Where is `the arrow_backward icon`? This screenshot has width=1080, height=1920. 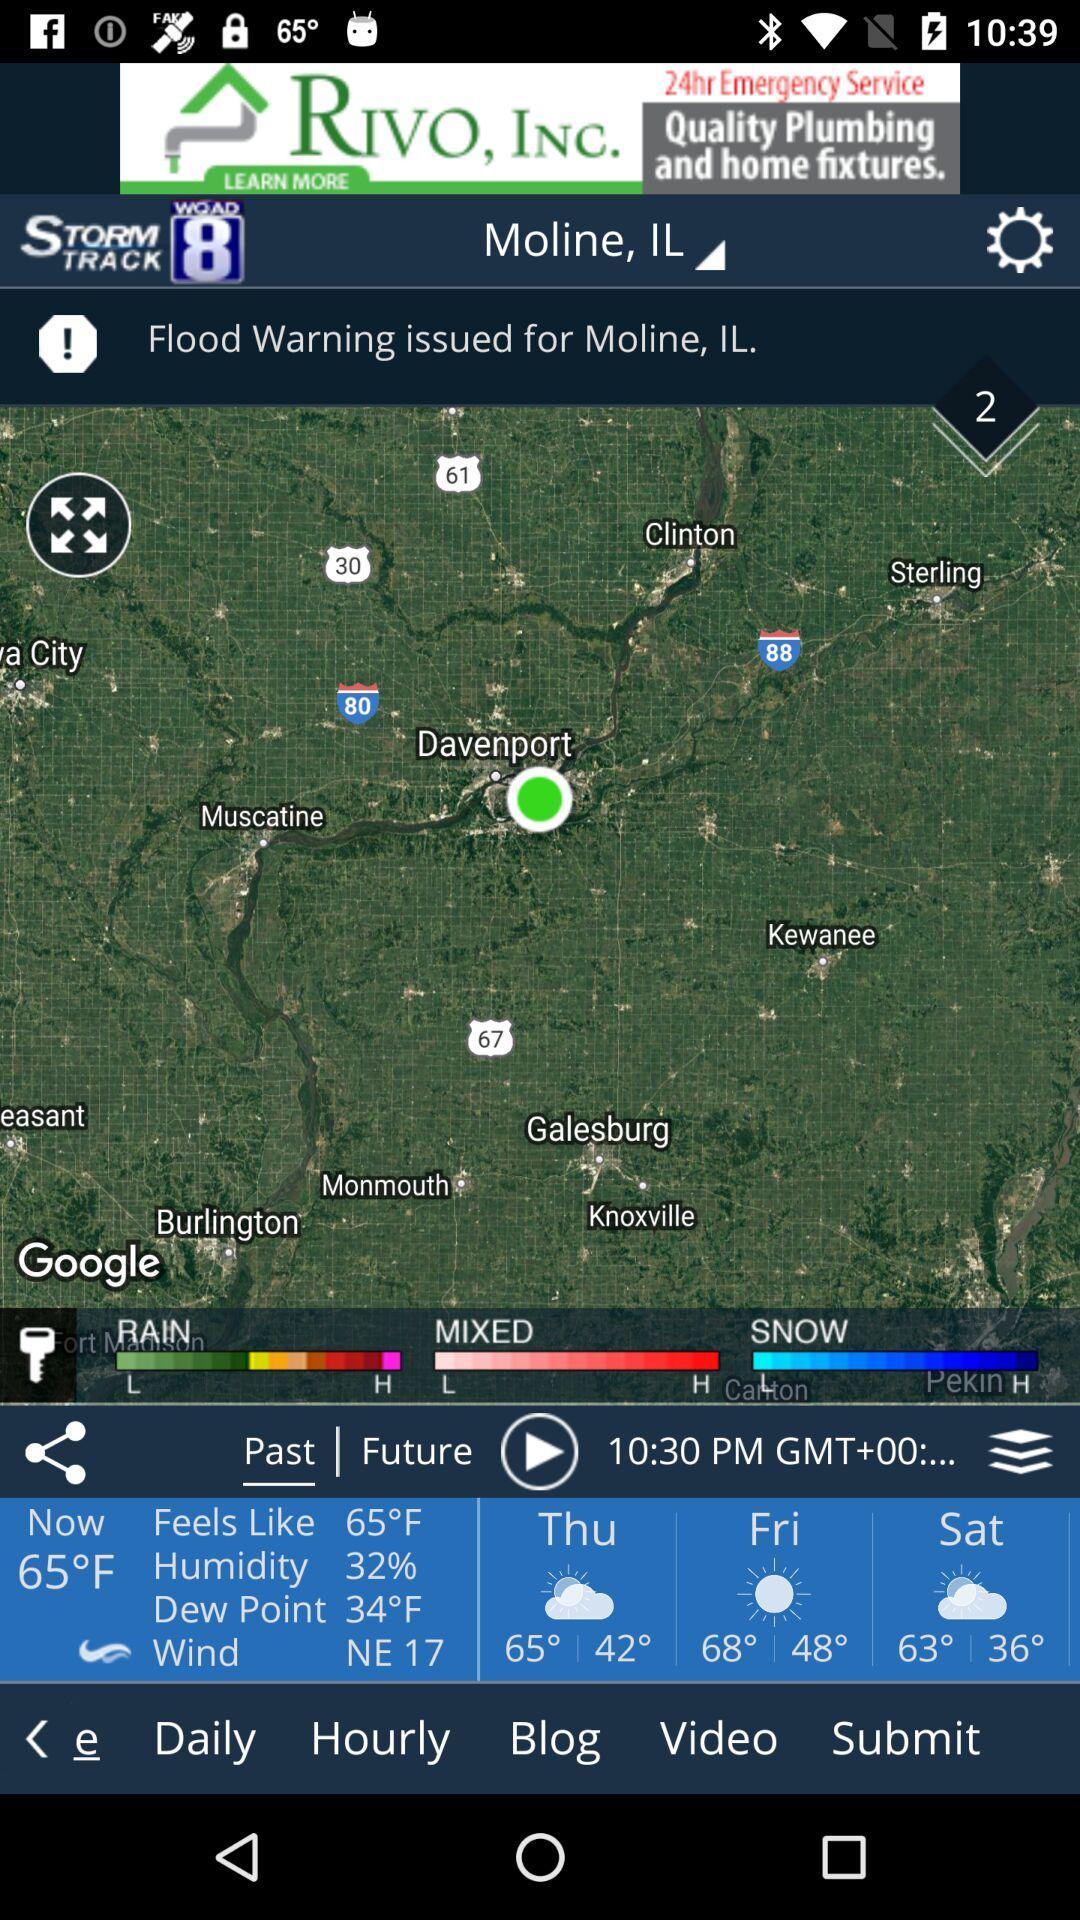 the arrow_backward icon is located at coordinates (36, 1737).